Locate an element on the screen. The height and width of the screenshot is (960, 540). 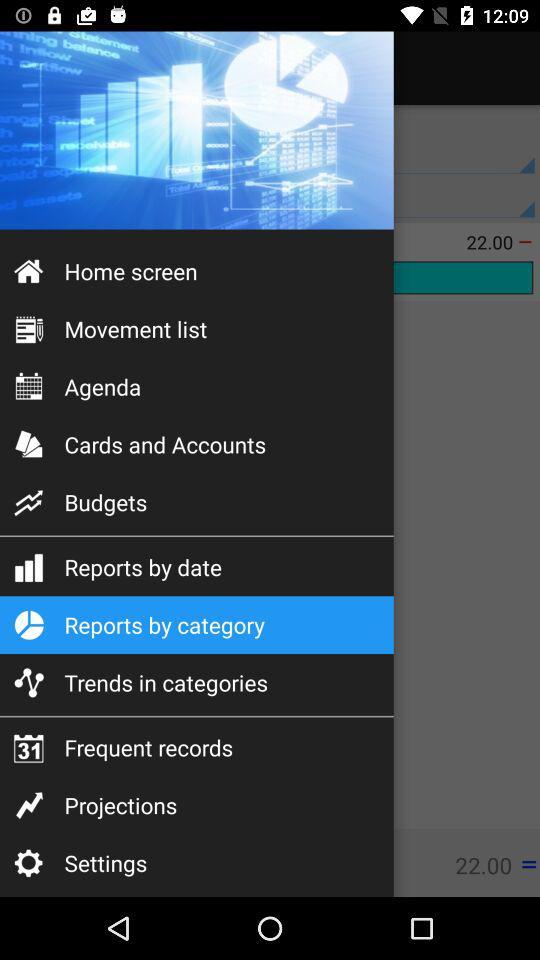
the settings icon is located at coordinates (33, 861).